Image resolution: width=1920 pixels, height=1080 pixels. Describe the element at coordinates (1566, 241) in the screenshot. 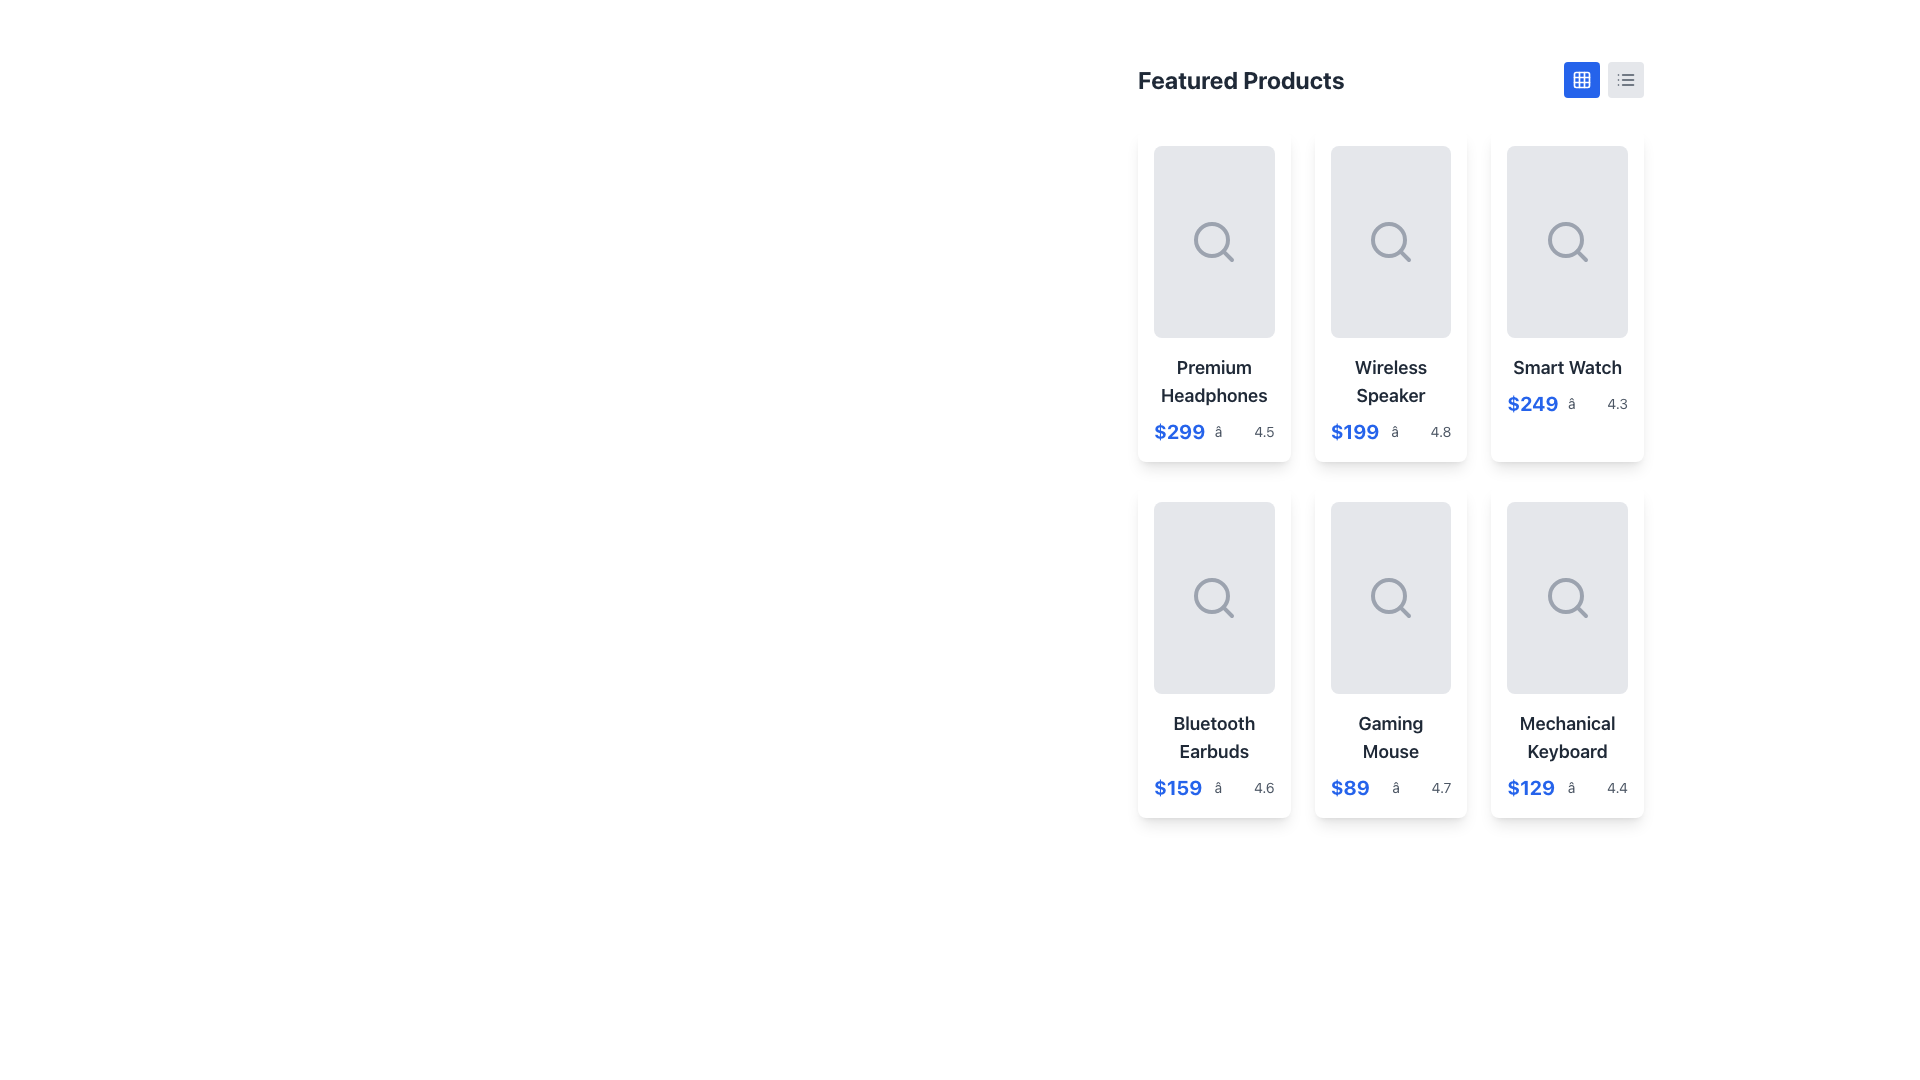

I see `the rectangular placeholder with a light gray background and a centered magnifying glass icon, located in the top-right section of the 'Smart Watch' card` at that location.